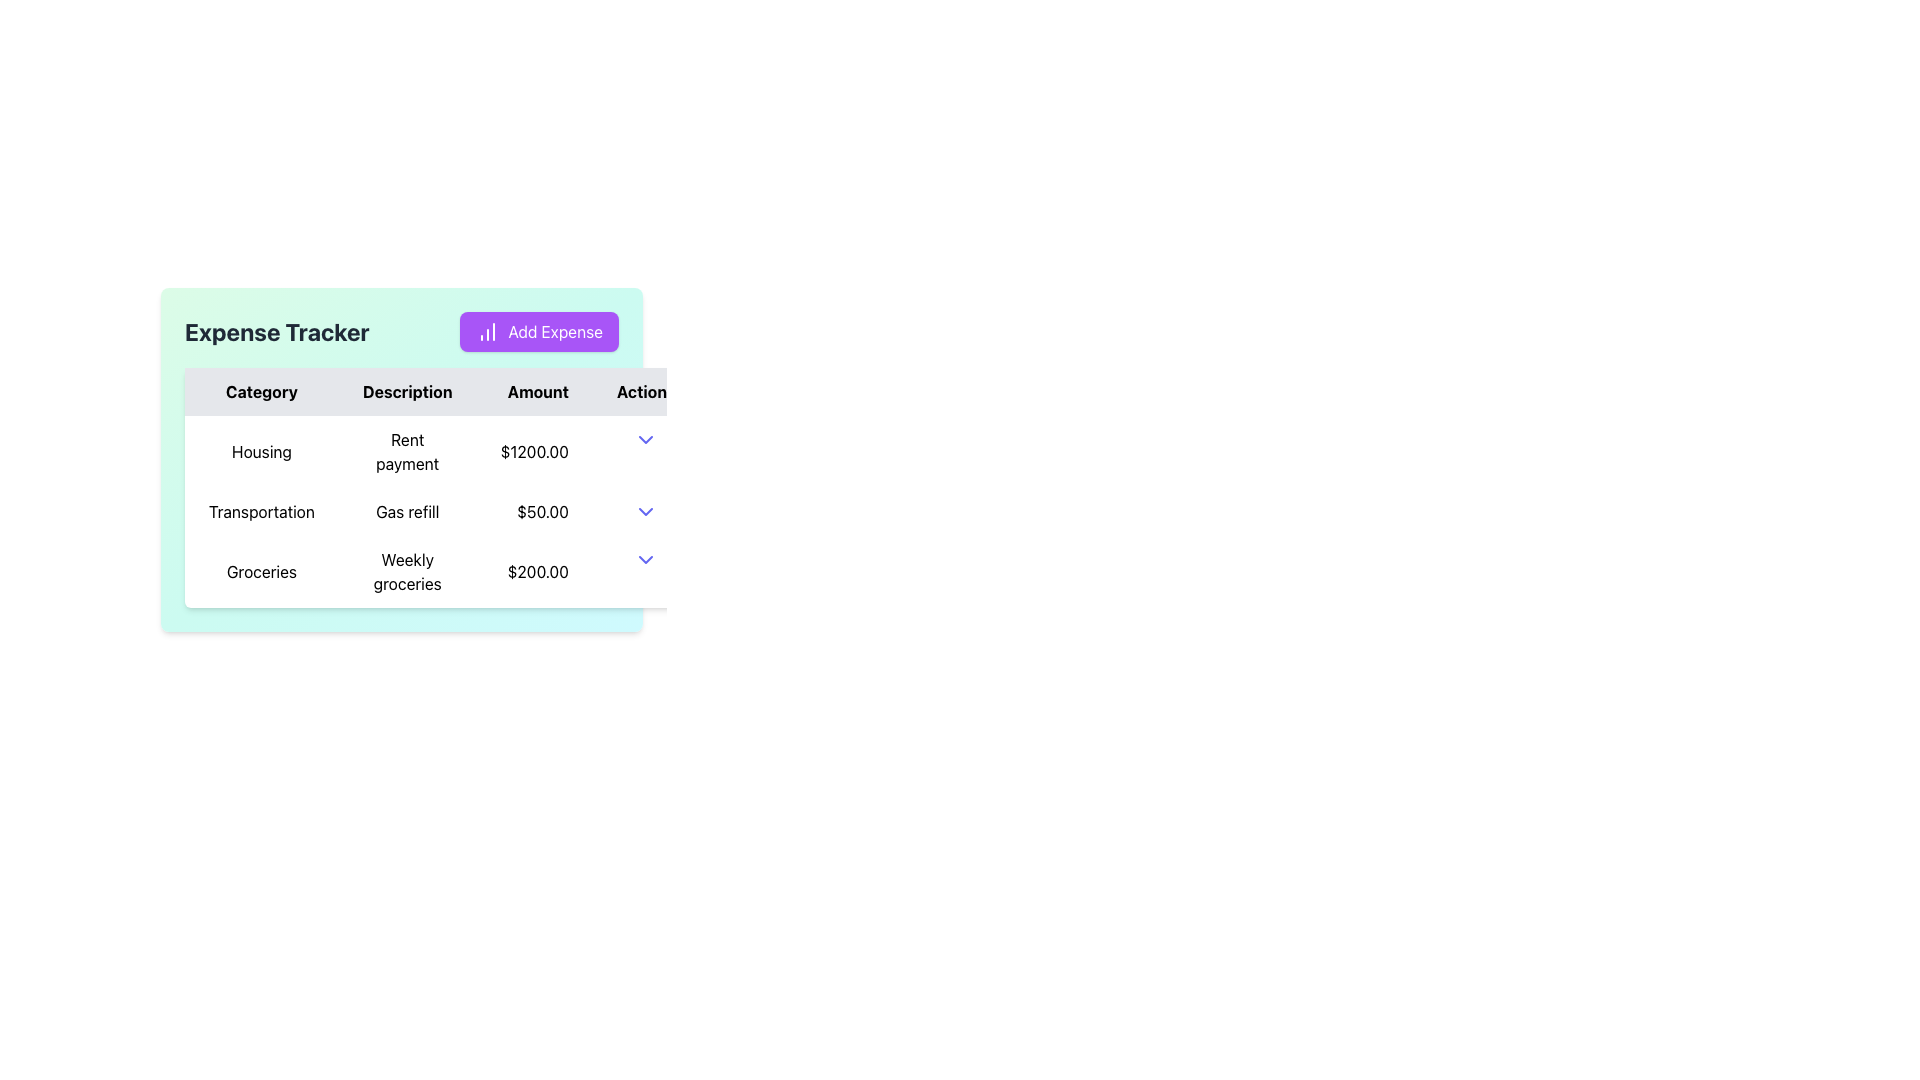 Image resolution: width=1920 pixels, height=1080 pixels. What do you see at coordinates (406, 511) in the screenshot?
I see `the 'Transportation' description label in the expense tracker table to use it as context for adjacent elements` at bounding box center [406, 511].